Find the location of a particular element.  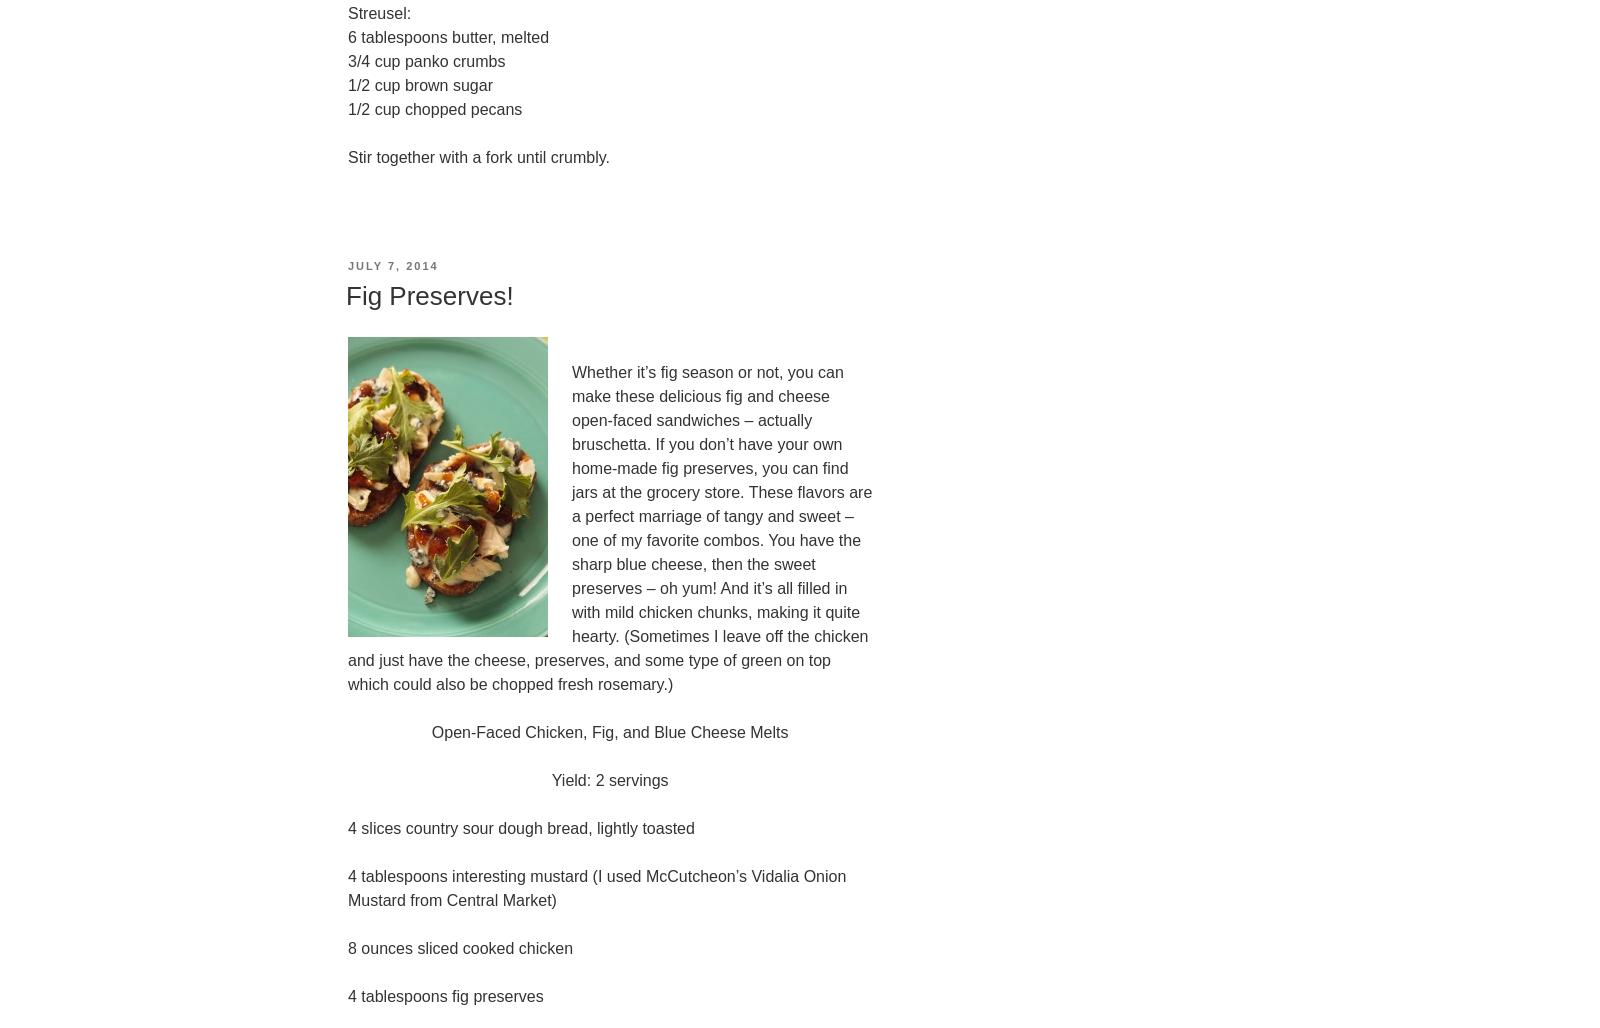

'Yield: 2 servings' is located at coordinates (609, 779).